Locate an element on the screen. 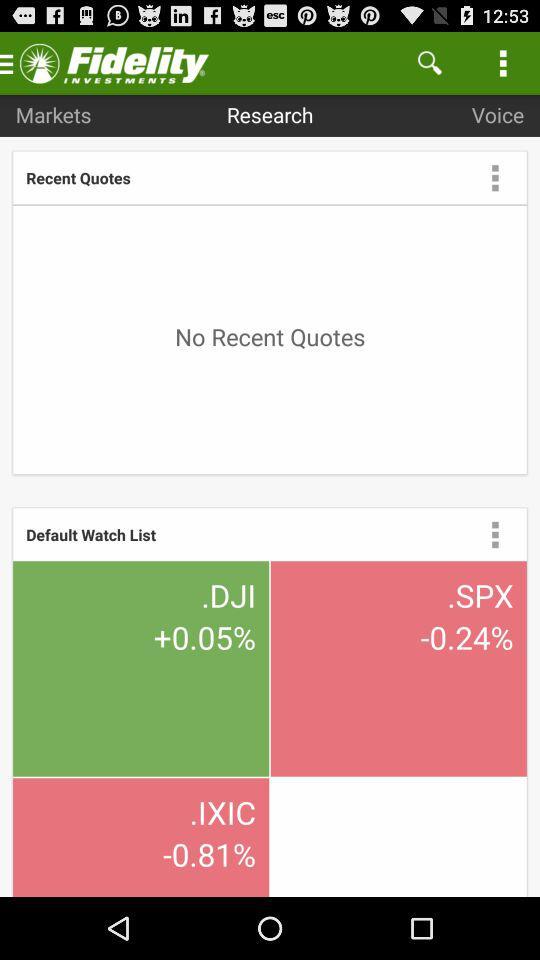 The image size is (540, 960). icon next to the research item is located at coordinates (428, 62).